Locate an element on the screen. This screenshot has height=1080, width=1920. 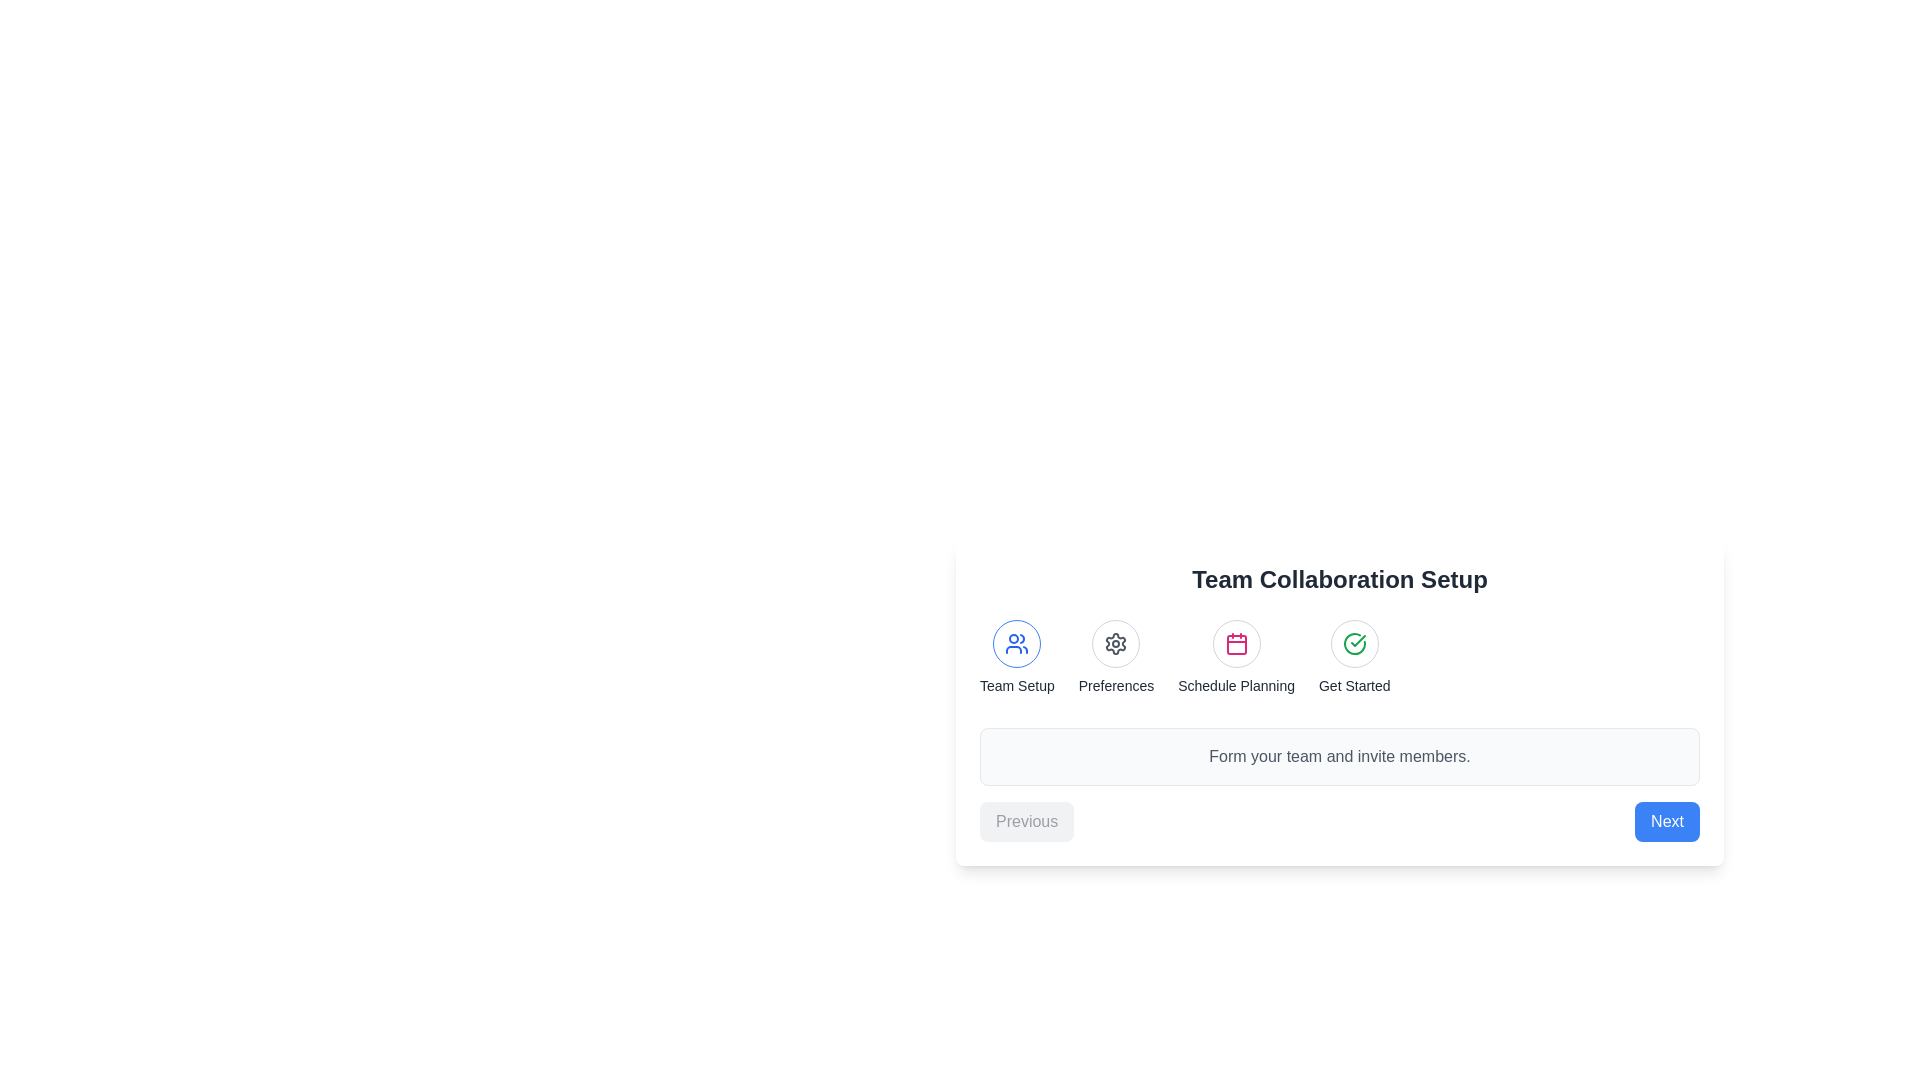
the graphical component within the 'Schedule Planning' icon, which is the third icon from the left in the row of four icons below the 'Team Collaboration Setup' heading is located at coordinates (1235, 644).